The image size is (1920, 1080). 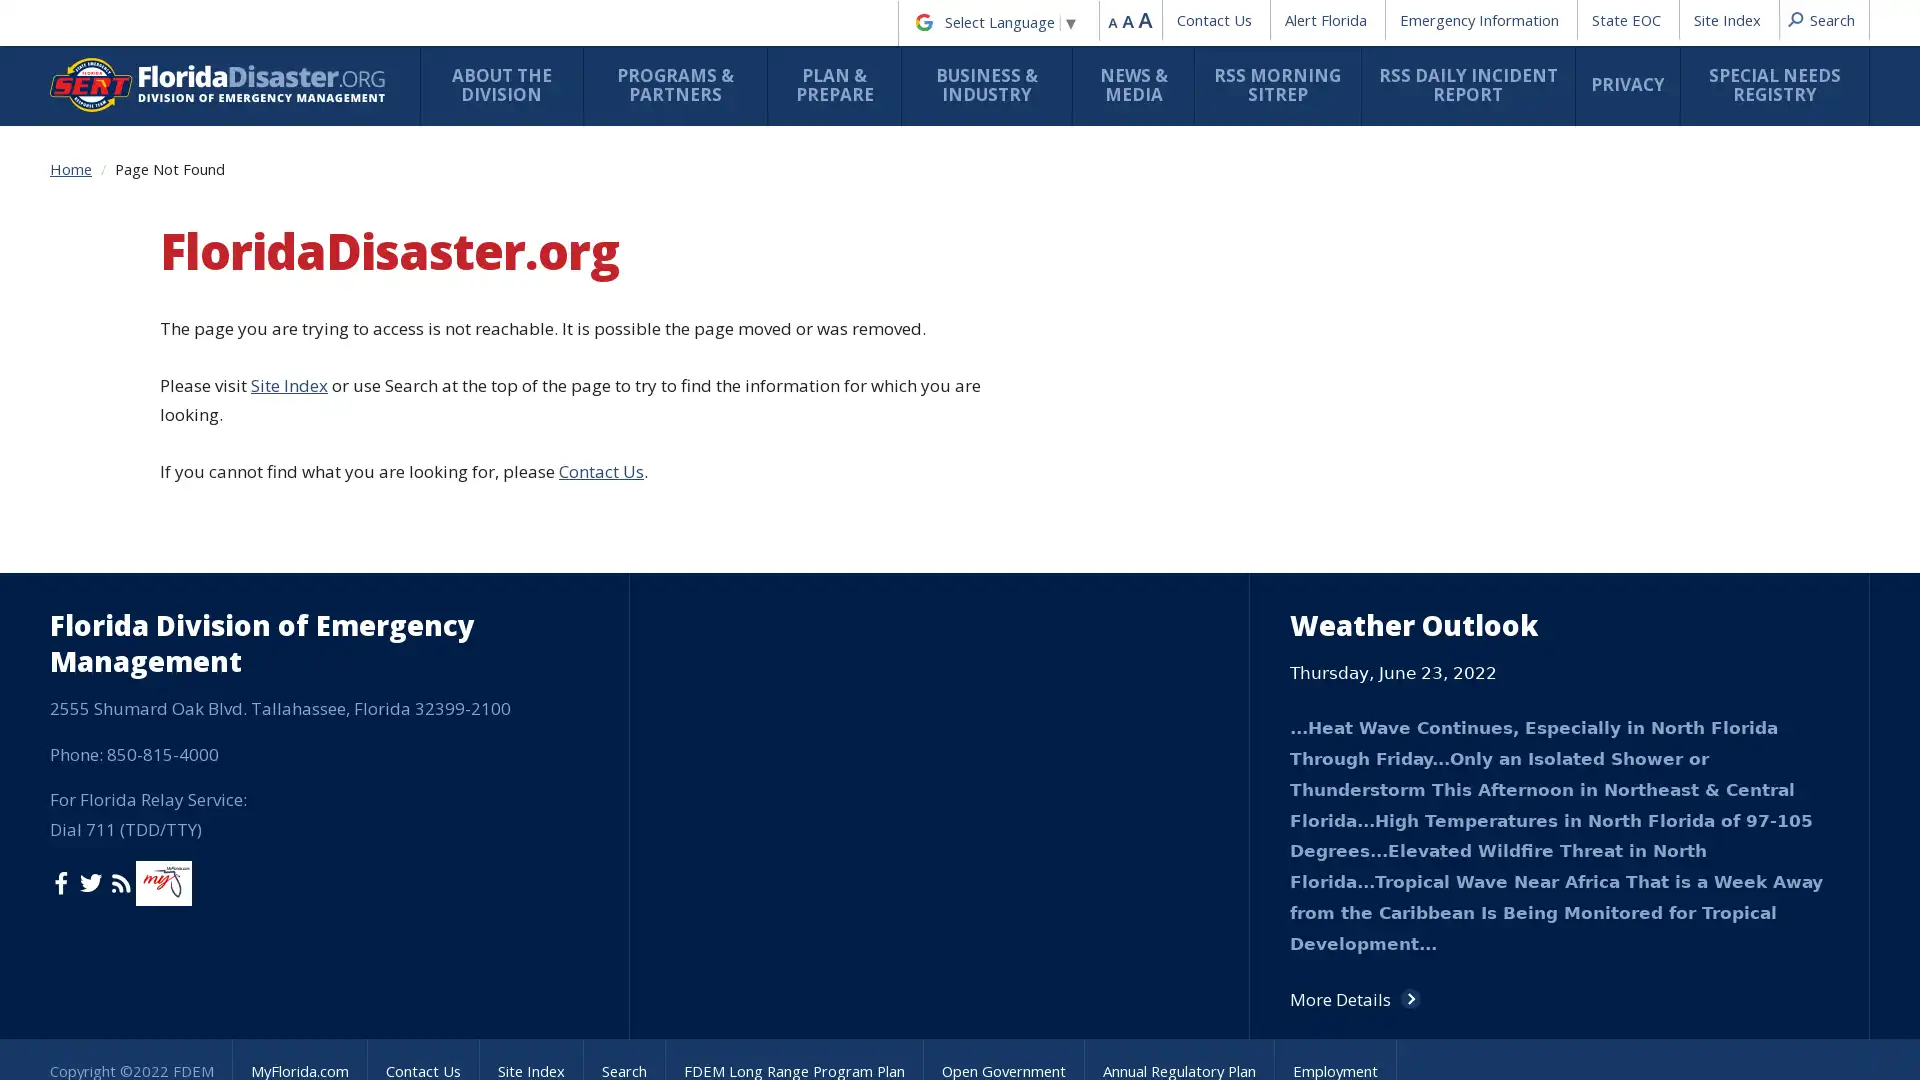 I want to click on Toggle More, so click(x=600, y=561).